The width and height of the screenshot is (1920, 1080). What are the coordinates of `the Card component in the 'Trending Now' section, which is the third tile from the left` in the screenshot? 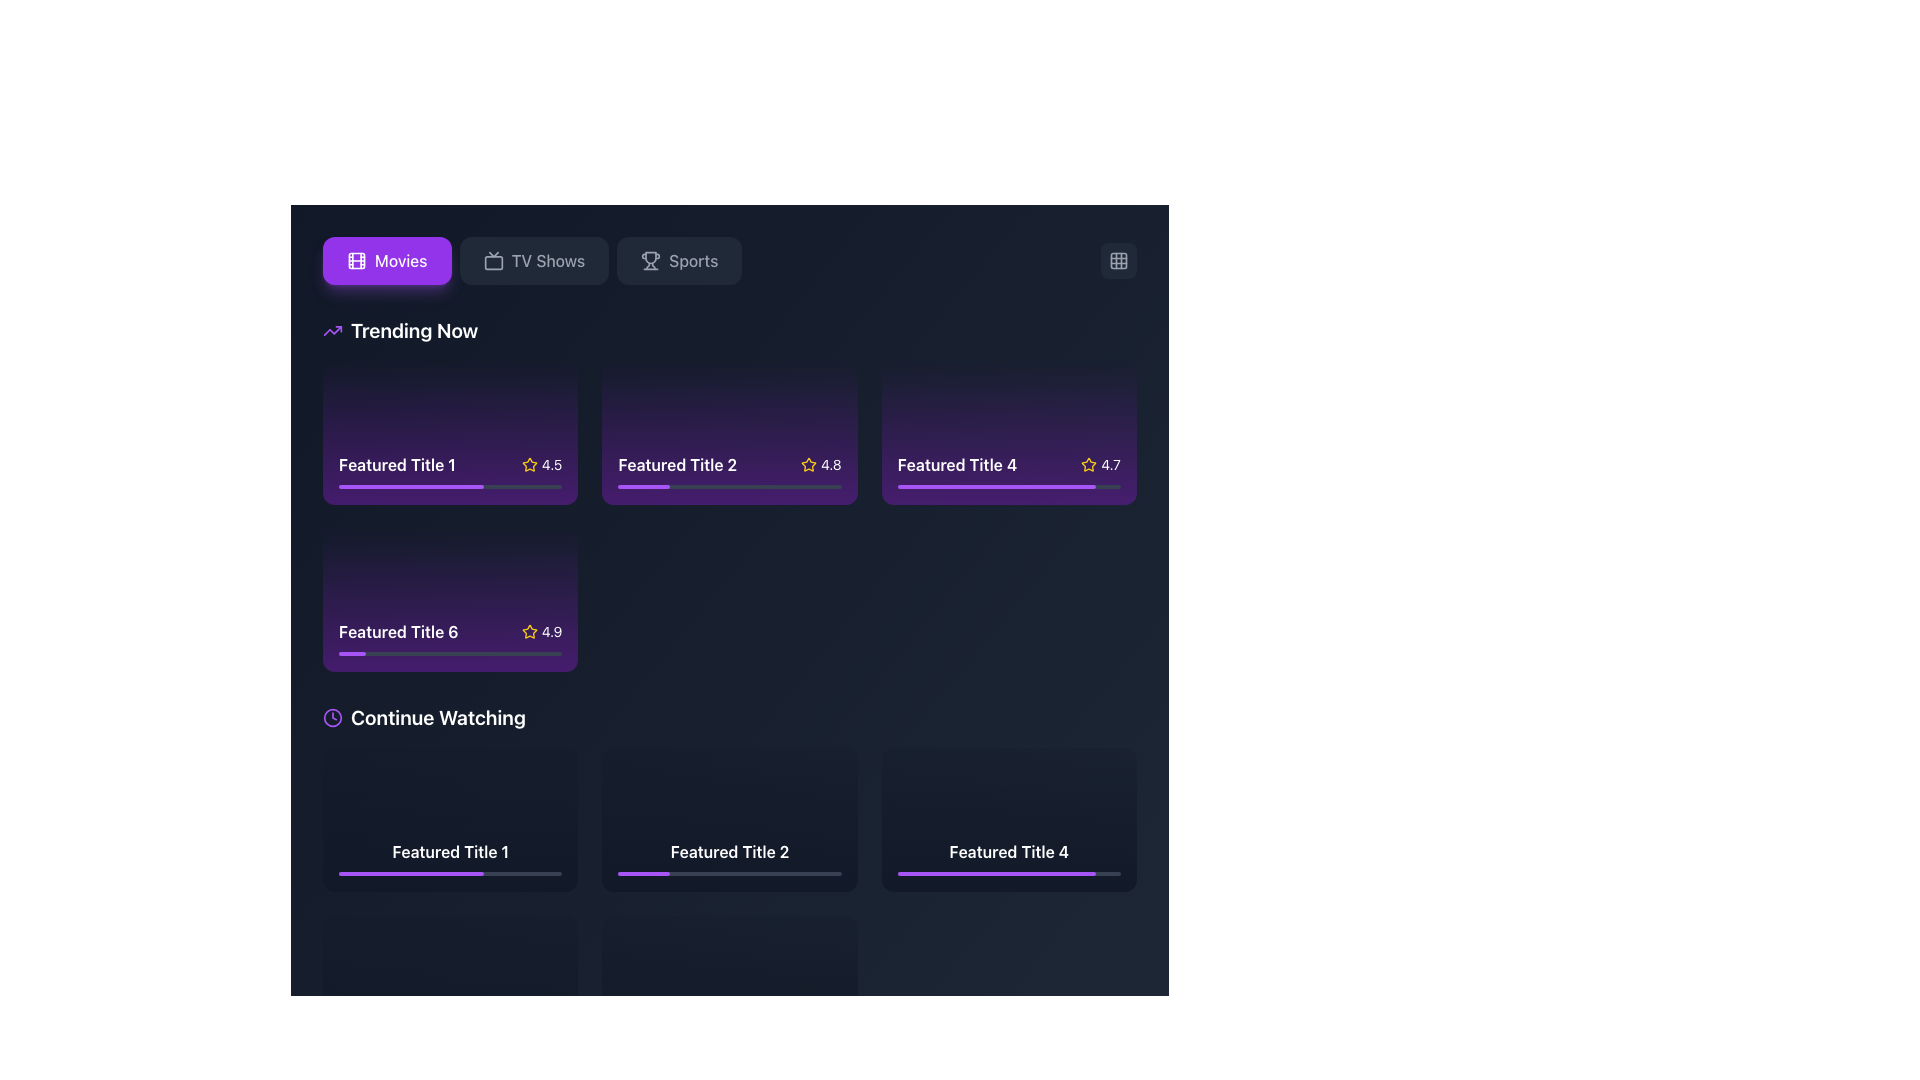 It's located at (1009, 470).